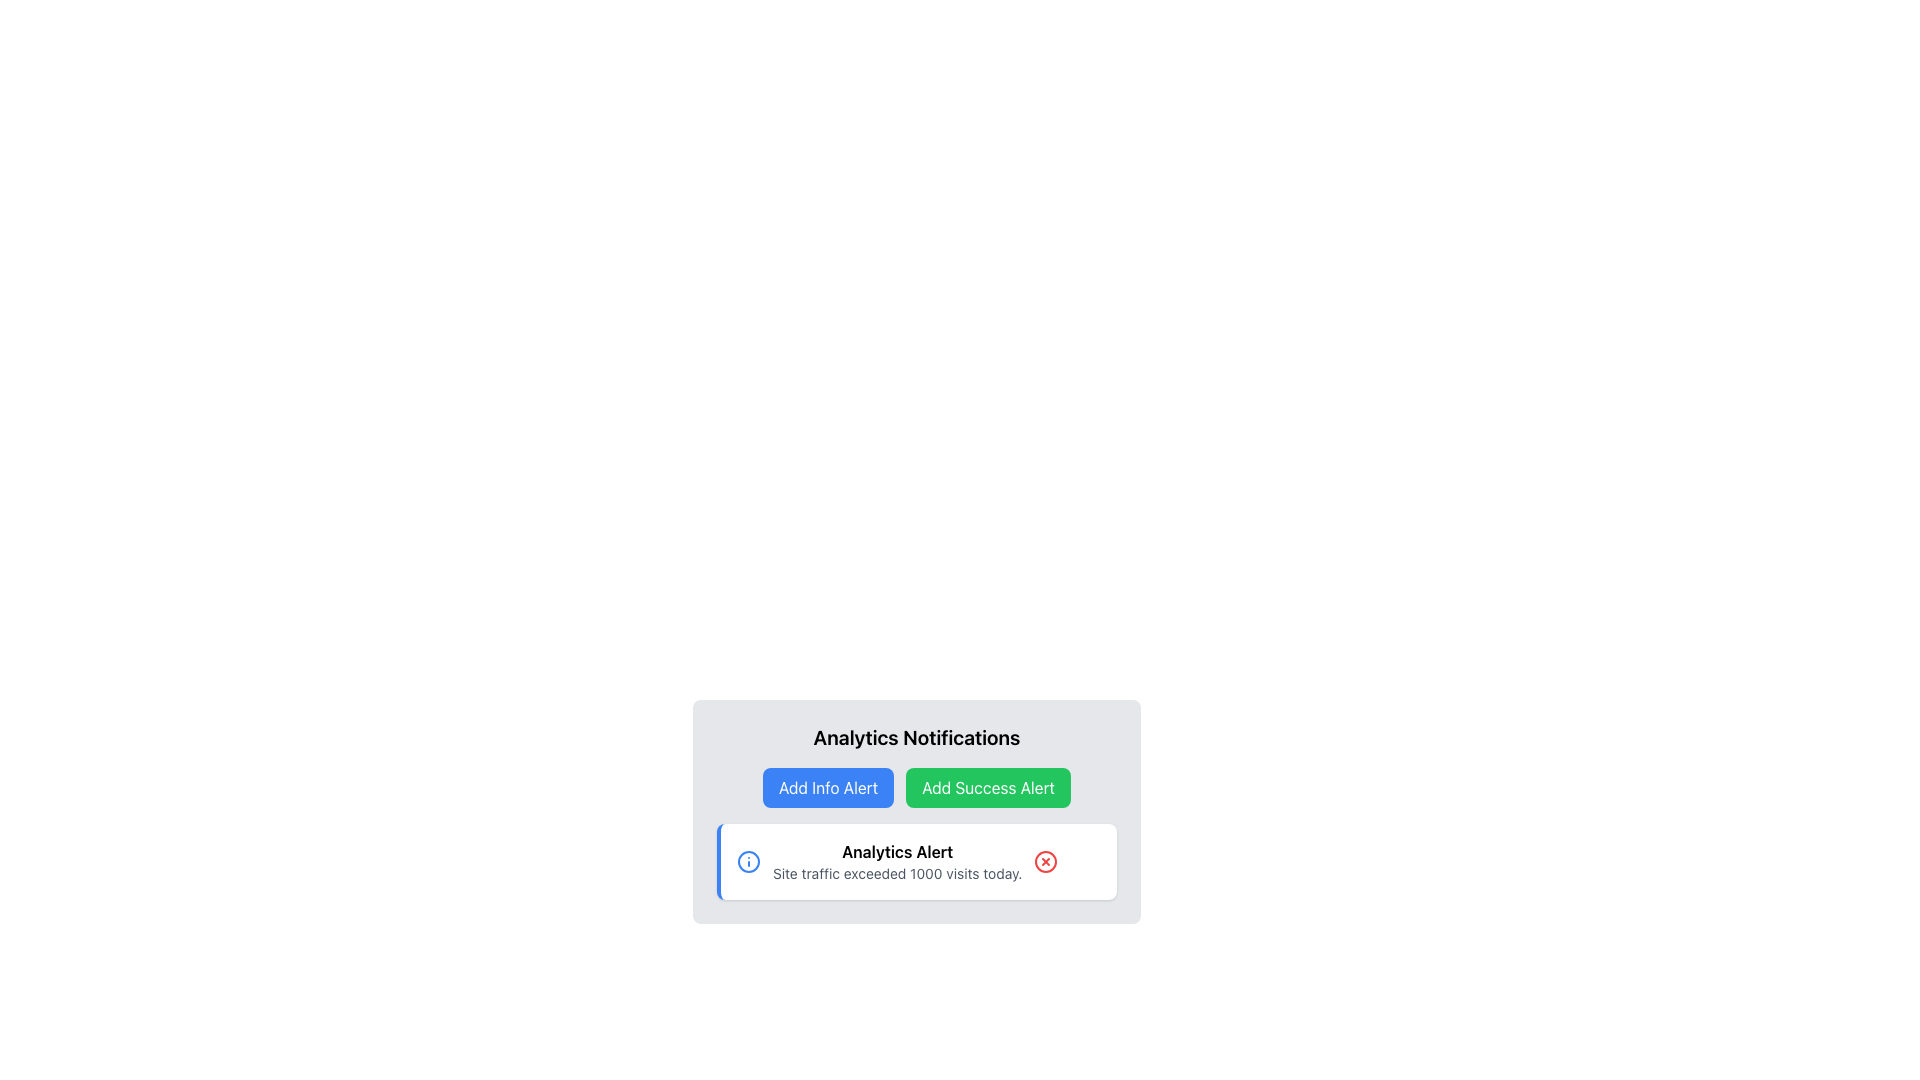 The height and width of the screenshot is (1080, 1920). What do you see at coordinates (896, 860) in the screenshot?
I see `notification text displayed in the 'Analytics Notifications' card located in the lower half of the interface, below the 'Add Info Alert' and 'Add Success Alert' buttons` at bounding box center [896, 860].